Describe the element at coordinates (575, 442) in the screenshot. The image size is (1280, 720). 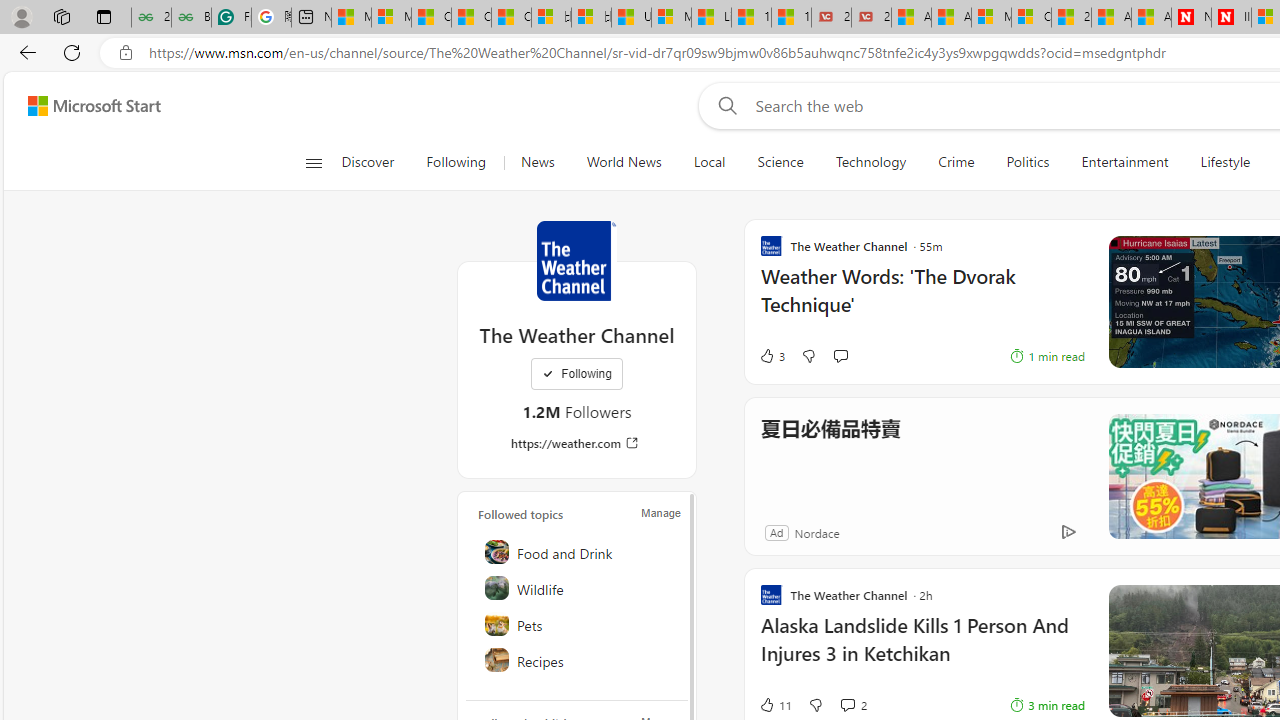
I see `'https://weather.com'` at that location.